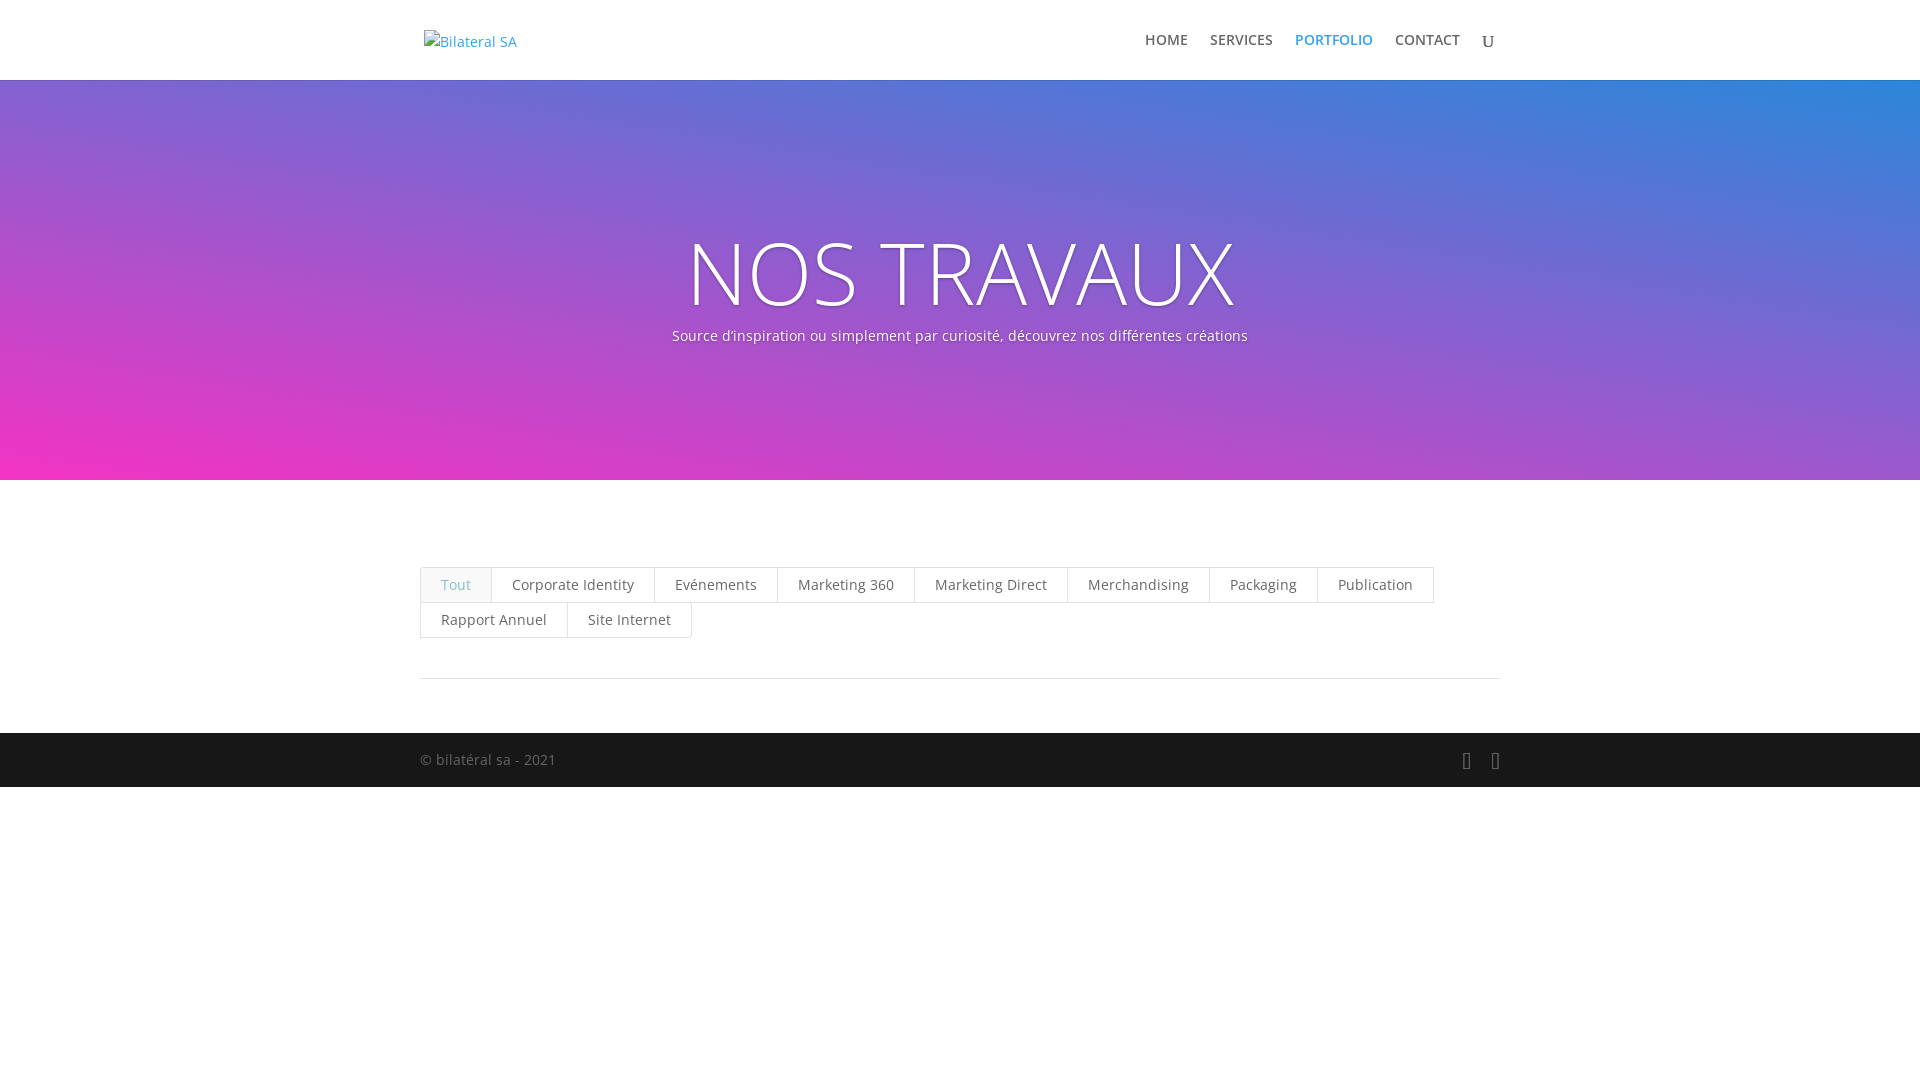 This screenshot has height=1080, width=1920. What do you see at coordinates (494, 619) in the screenshot?
I see `'Rapport Annuel'` at bounding box center [494, 619].